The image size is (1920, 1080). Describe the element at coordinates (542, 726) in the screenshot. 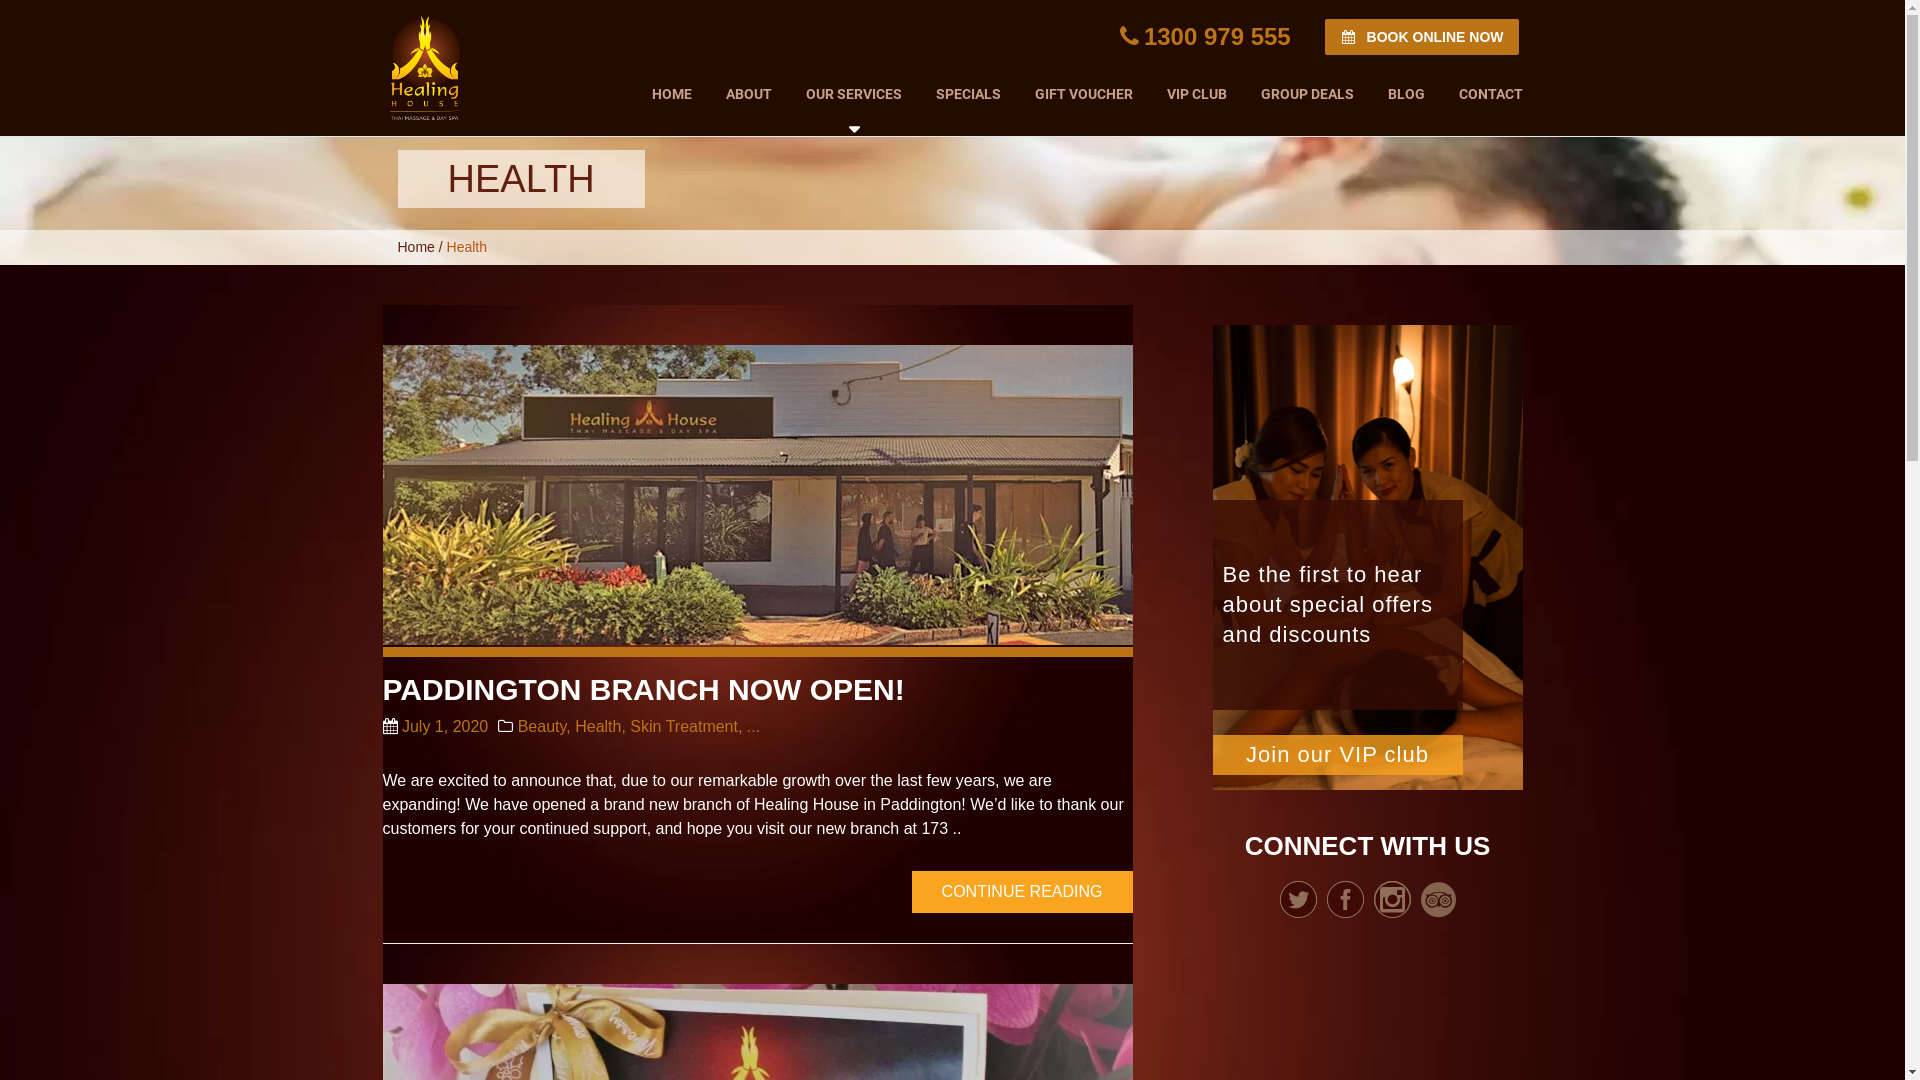

I see `'Beauty'` at that location.